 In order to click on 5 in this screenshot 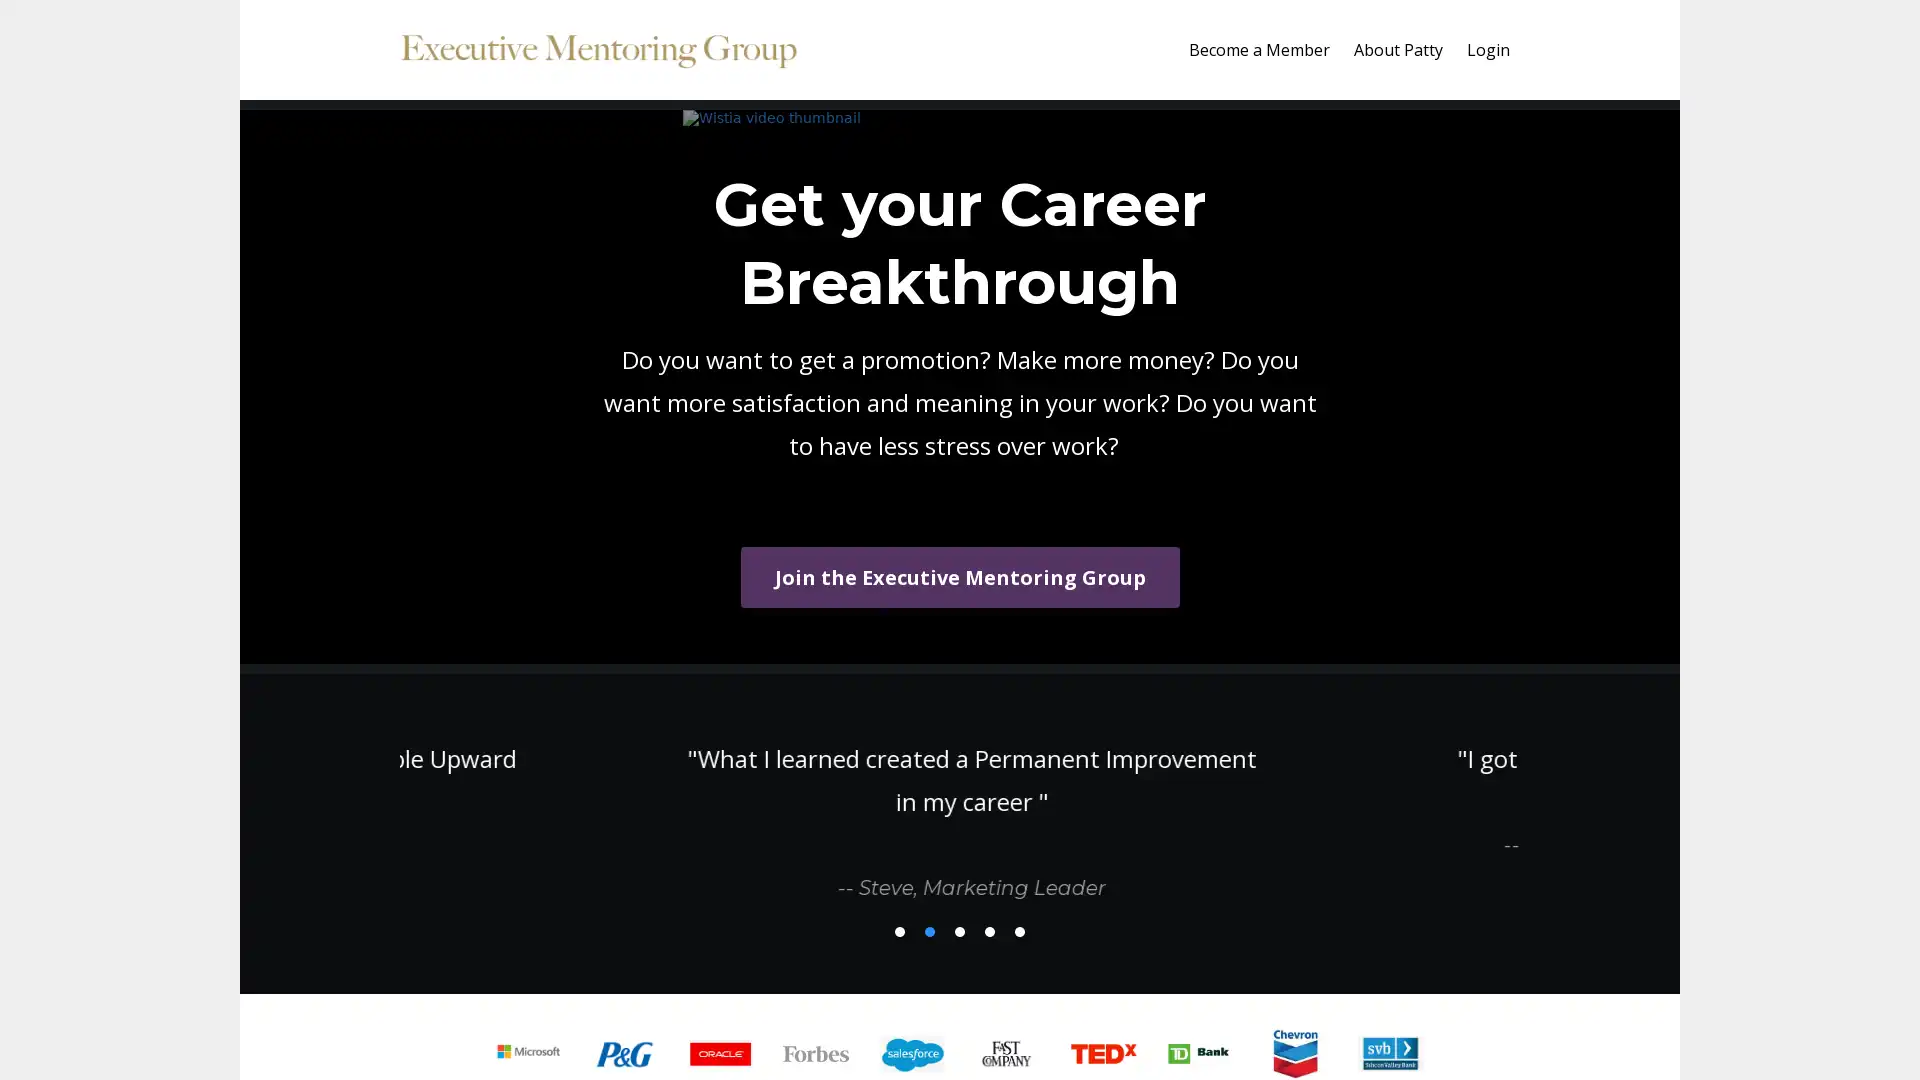, I will do `click(1019, 886)`.